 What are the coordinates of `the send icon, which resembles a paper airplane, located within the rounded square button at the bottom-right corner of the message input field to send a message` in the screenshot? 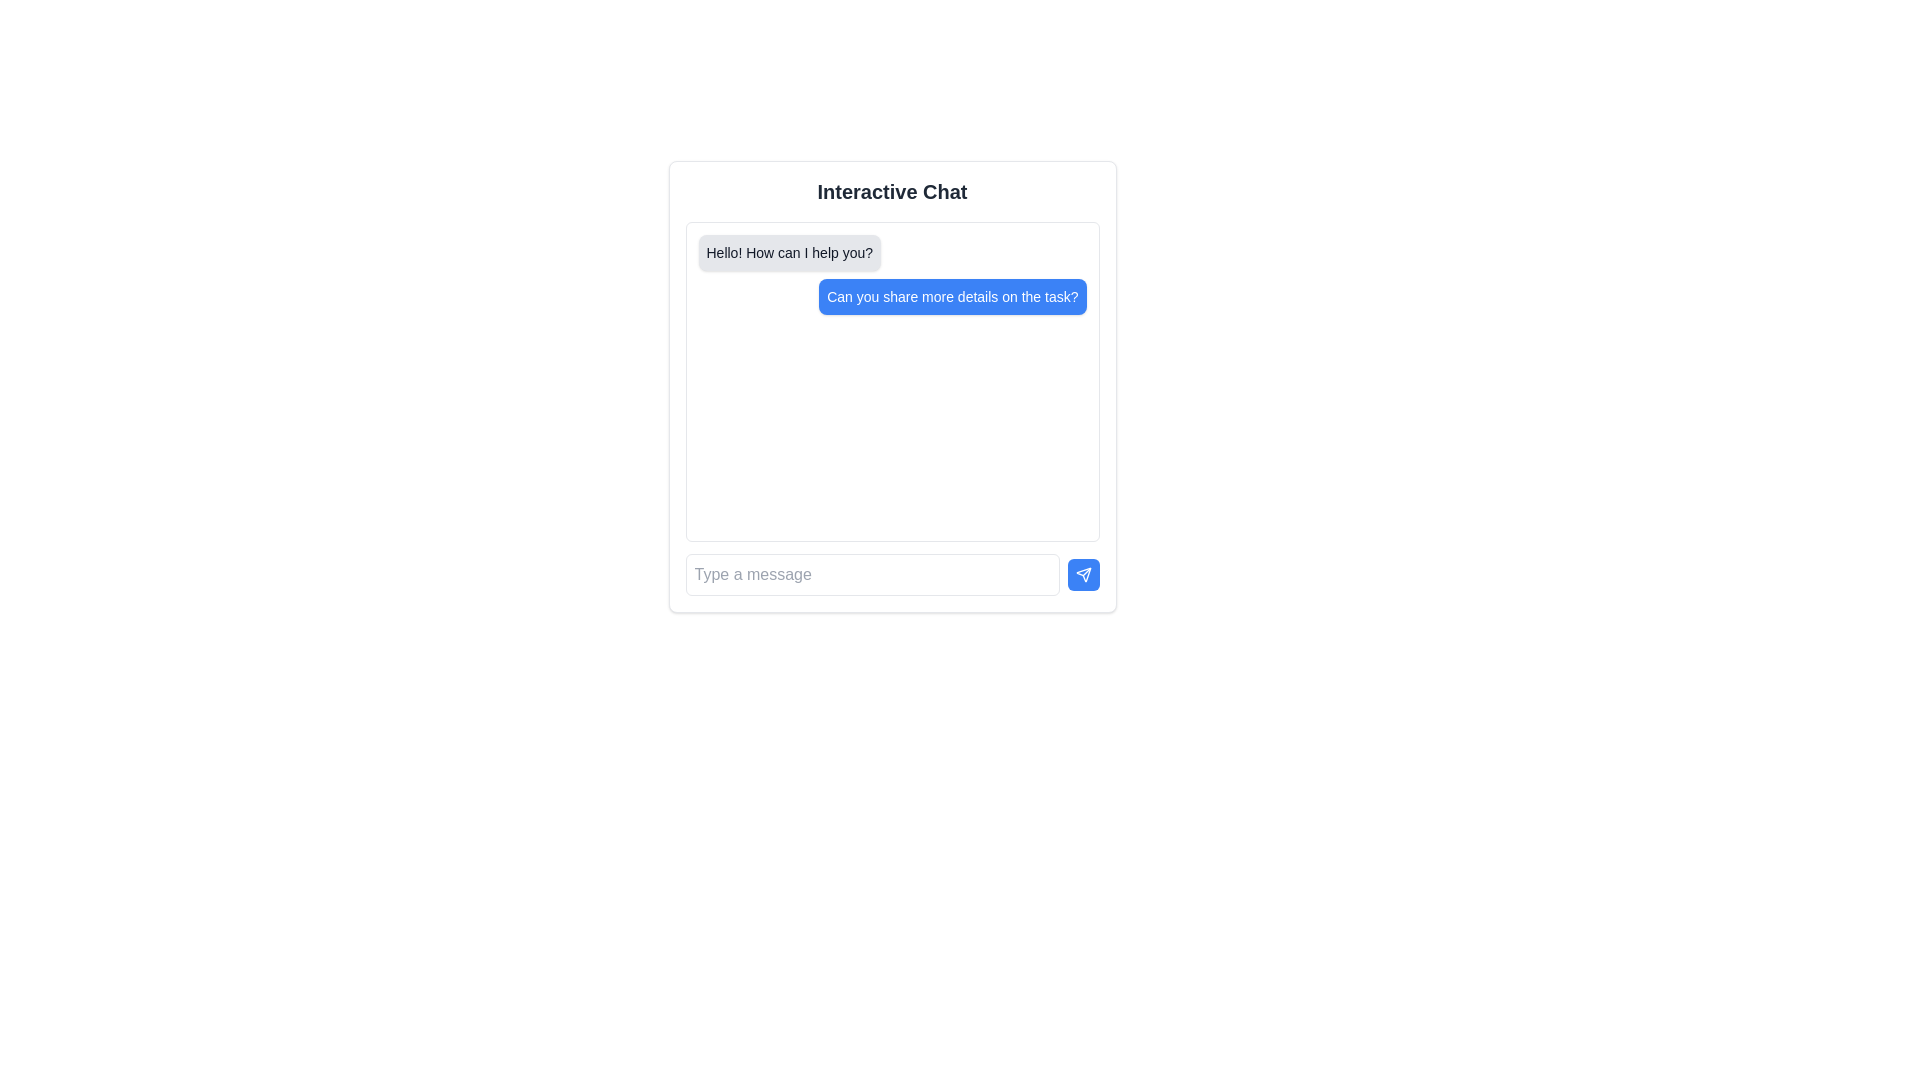 It's located at (1082, 574).